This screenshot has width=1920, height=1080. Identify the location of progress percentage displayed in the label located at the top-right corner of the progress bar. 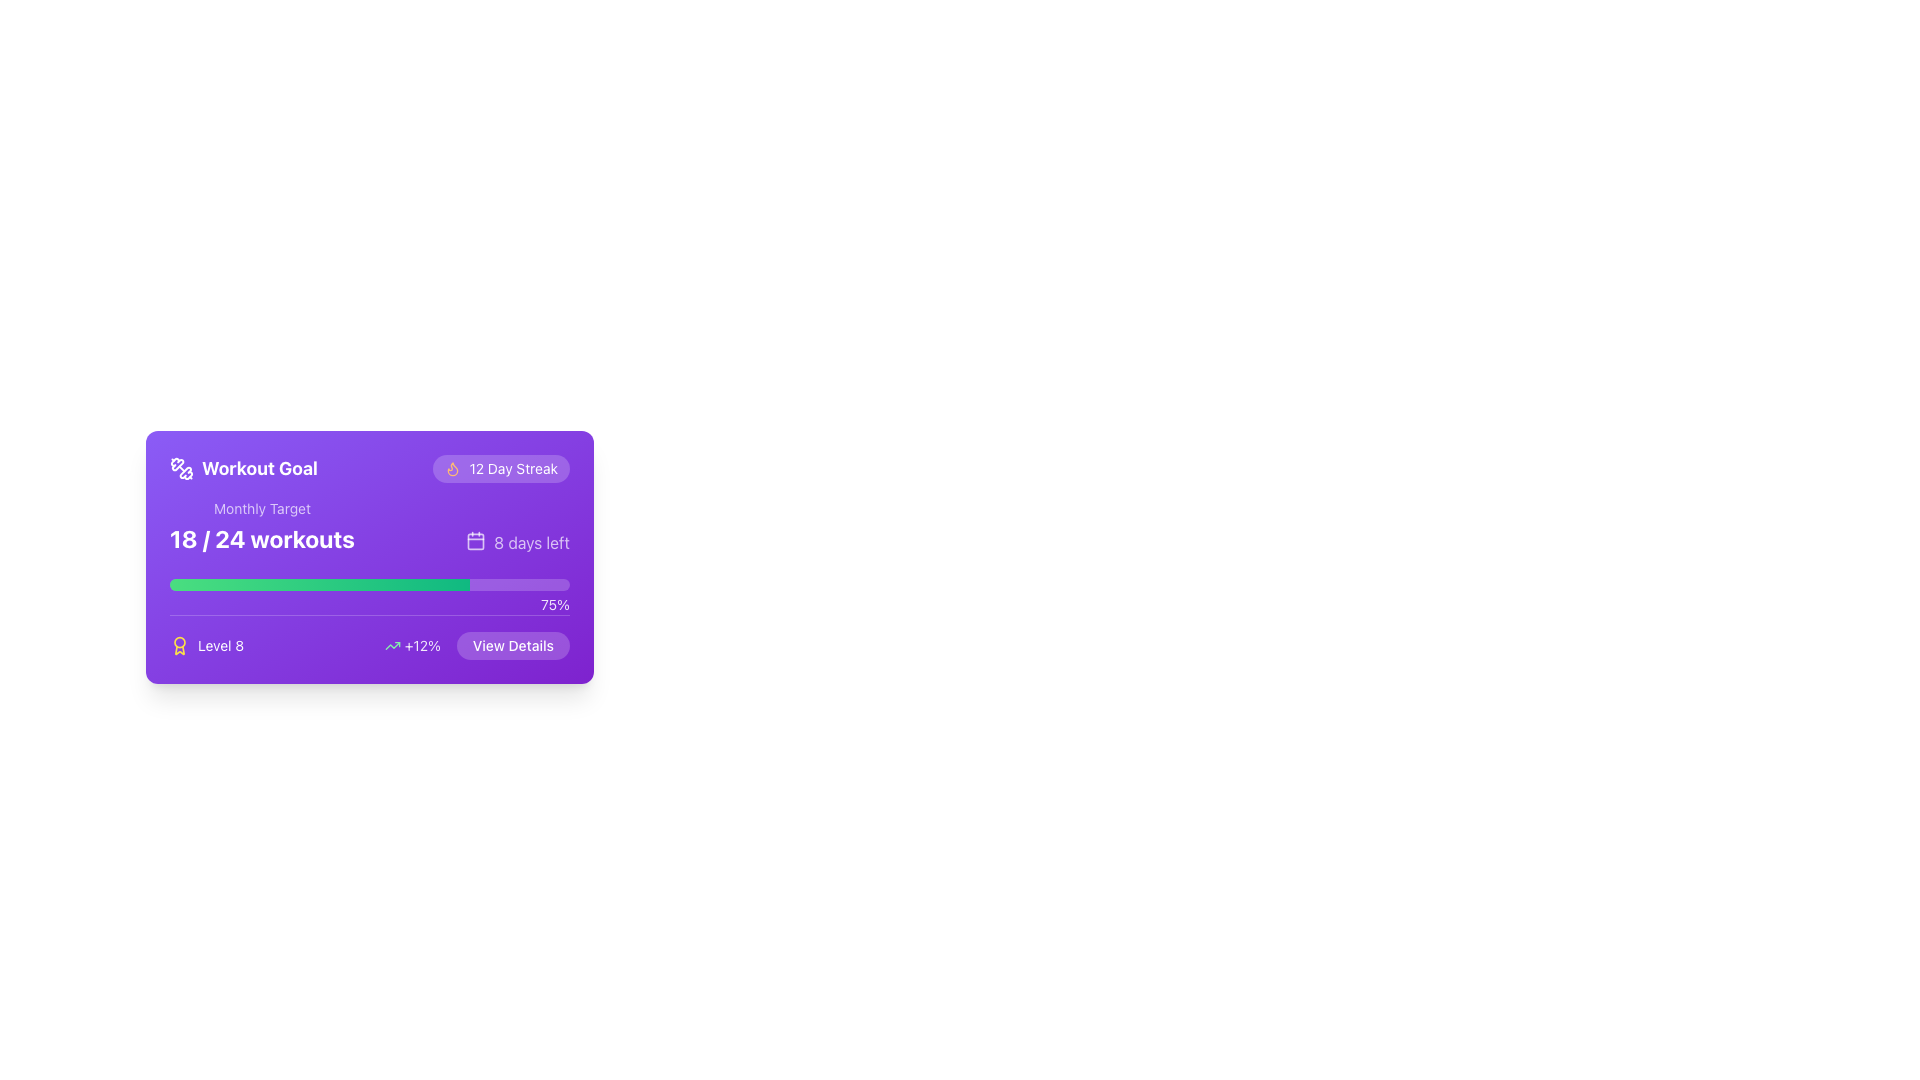
(555, 604).